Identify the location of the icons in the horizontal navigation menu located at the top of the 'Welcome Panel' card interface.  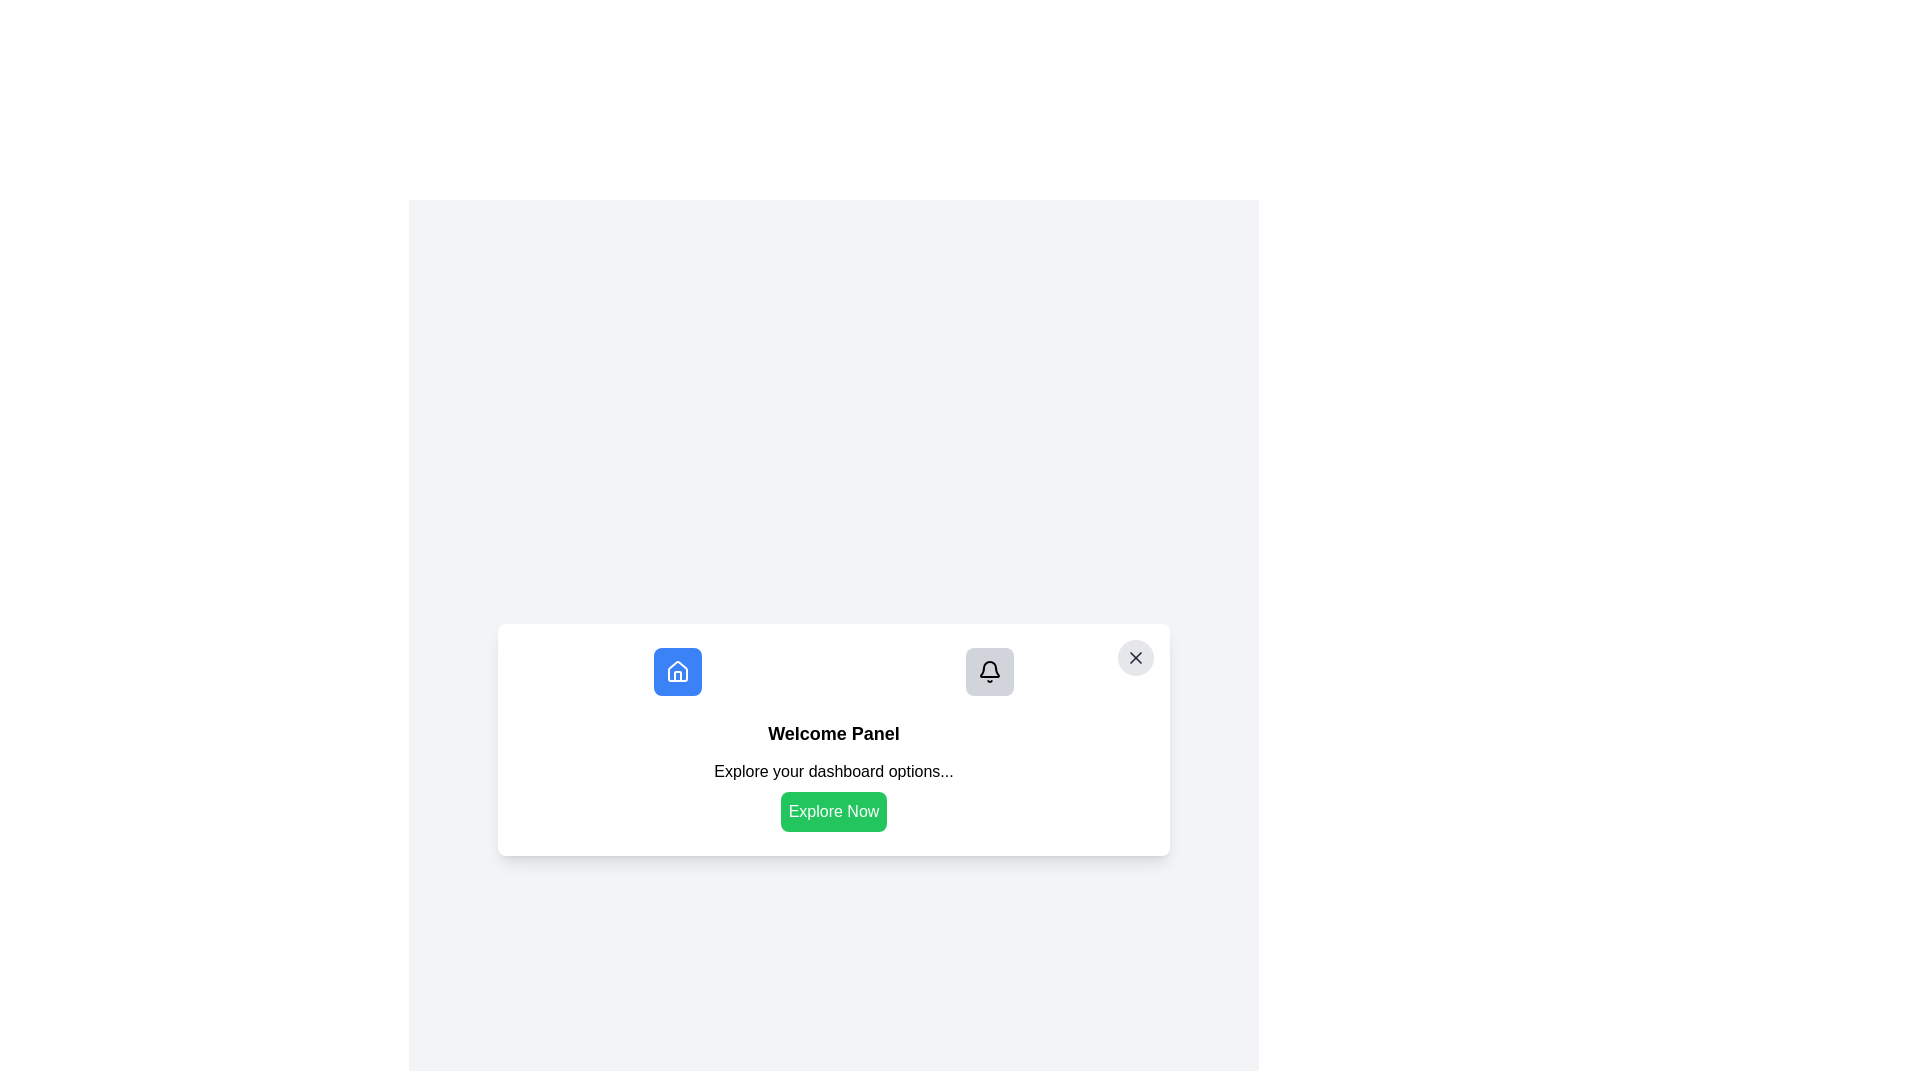
(834, 671).